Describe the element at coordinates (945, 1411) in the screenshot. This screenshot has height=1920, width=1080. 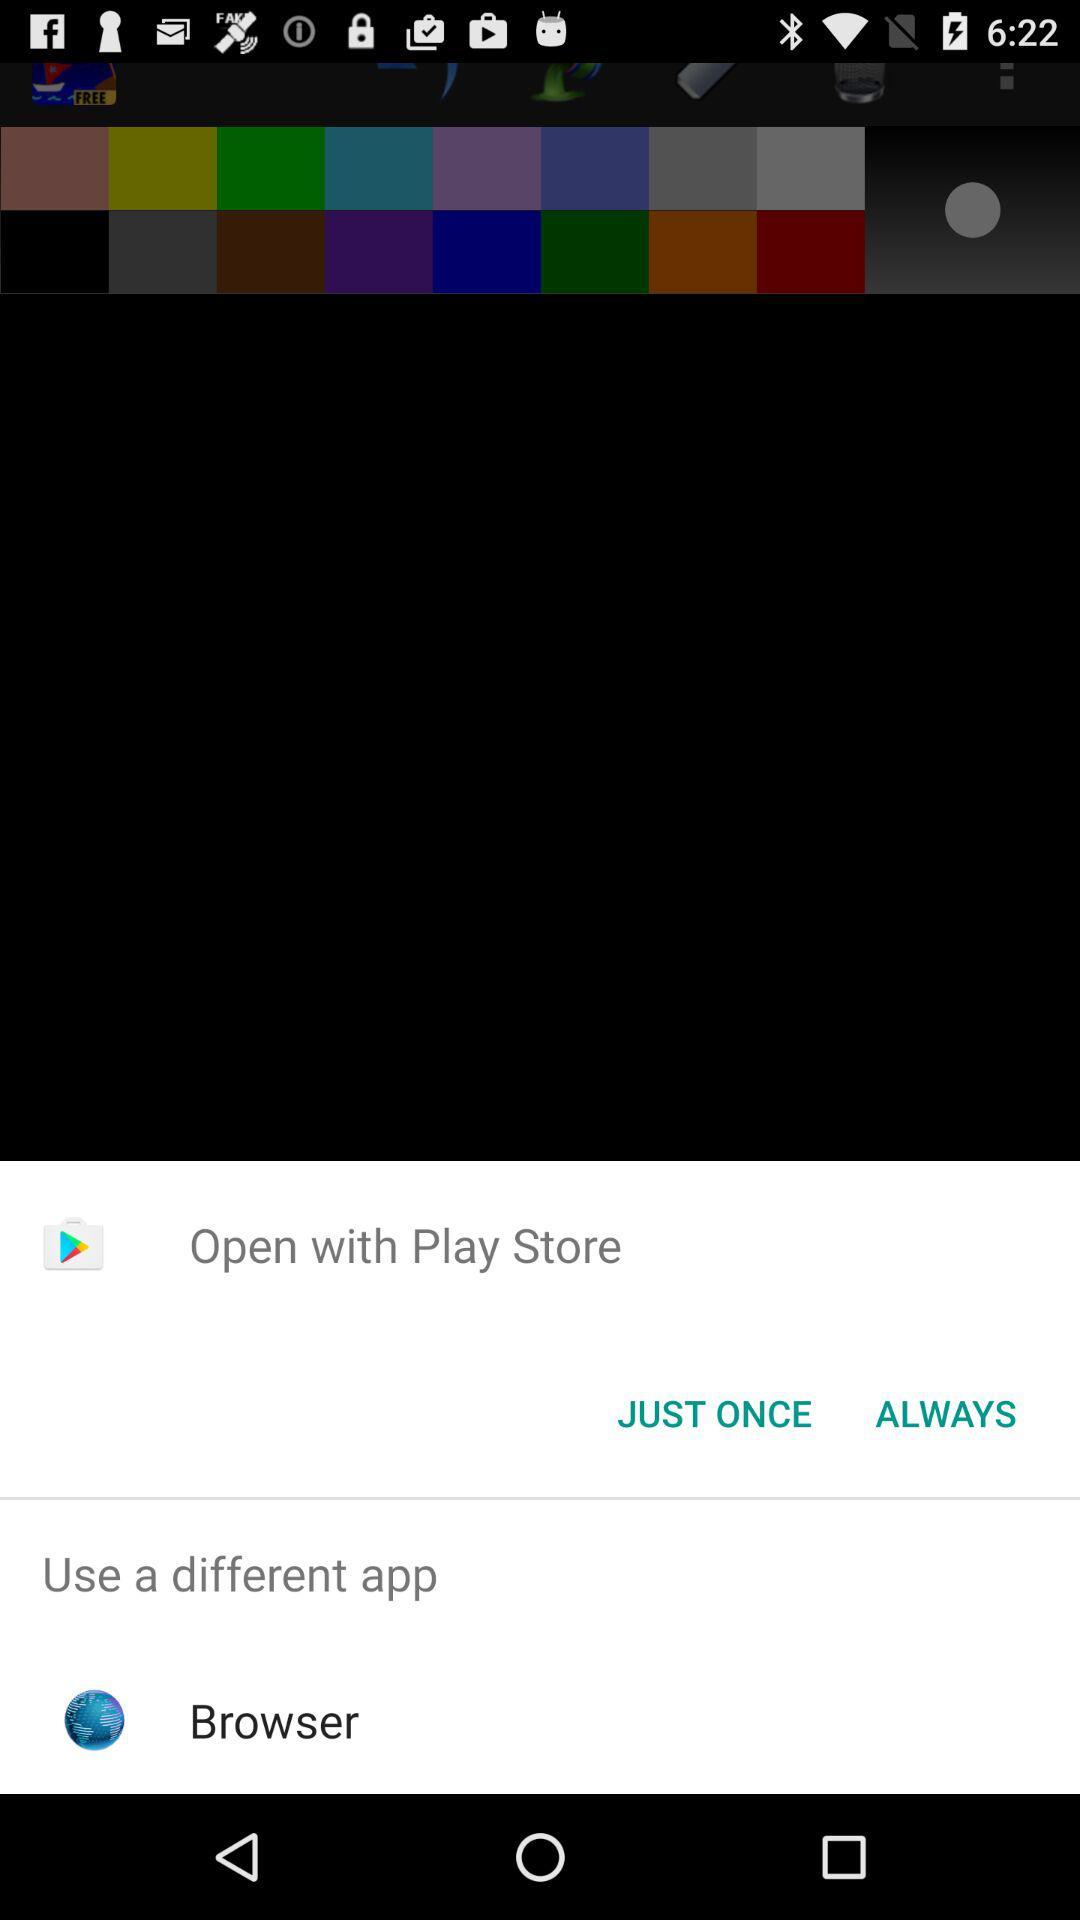
I see `always icon` at that location.